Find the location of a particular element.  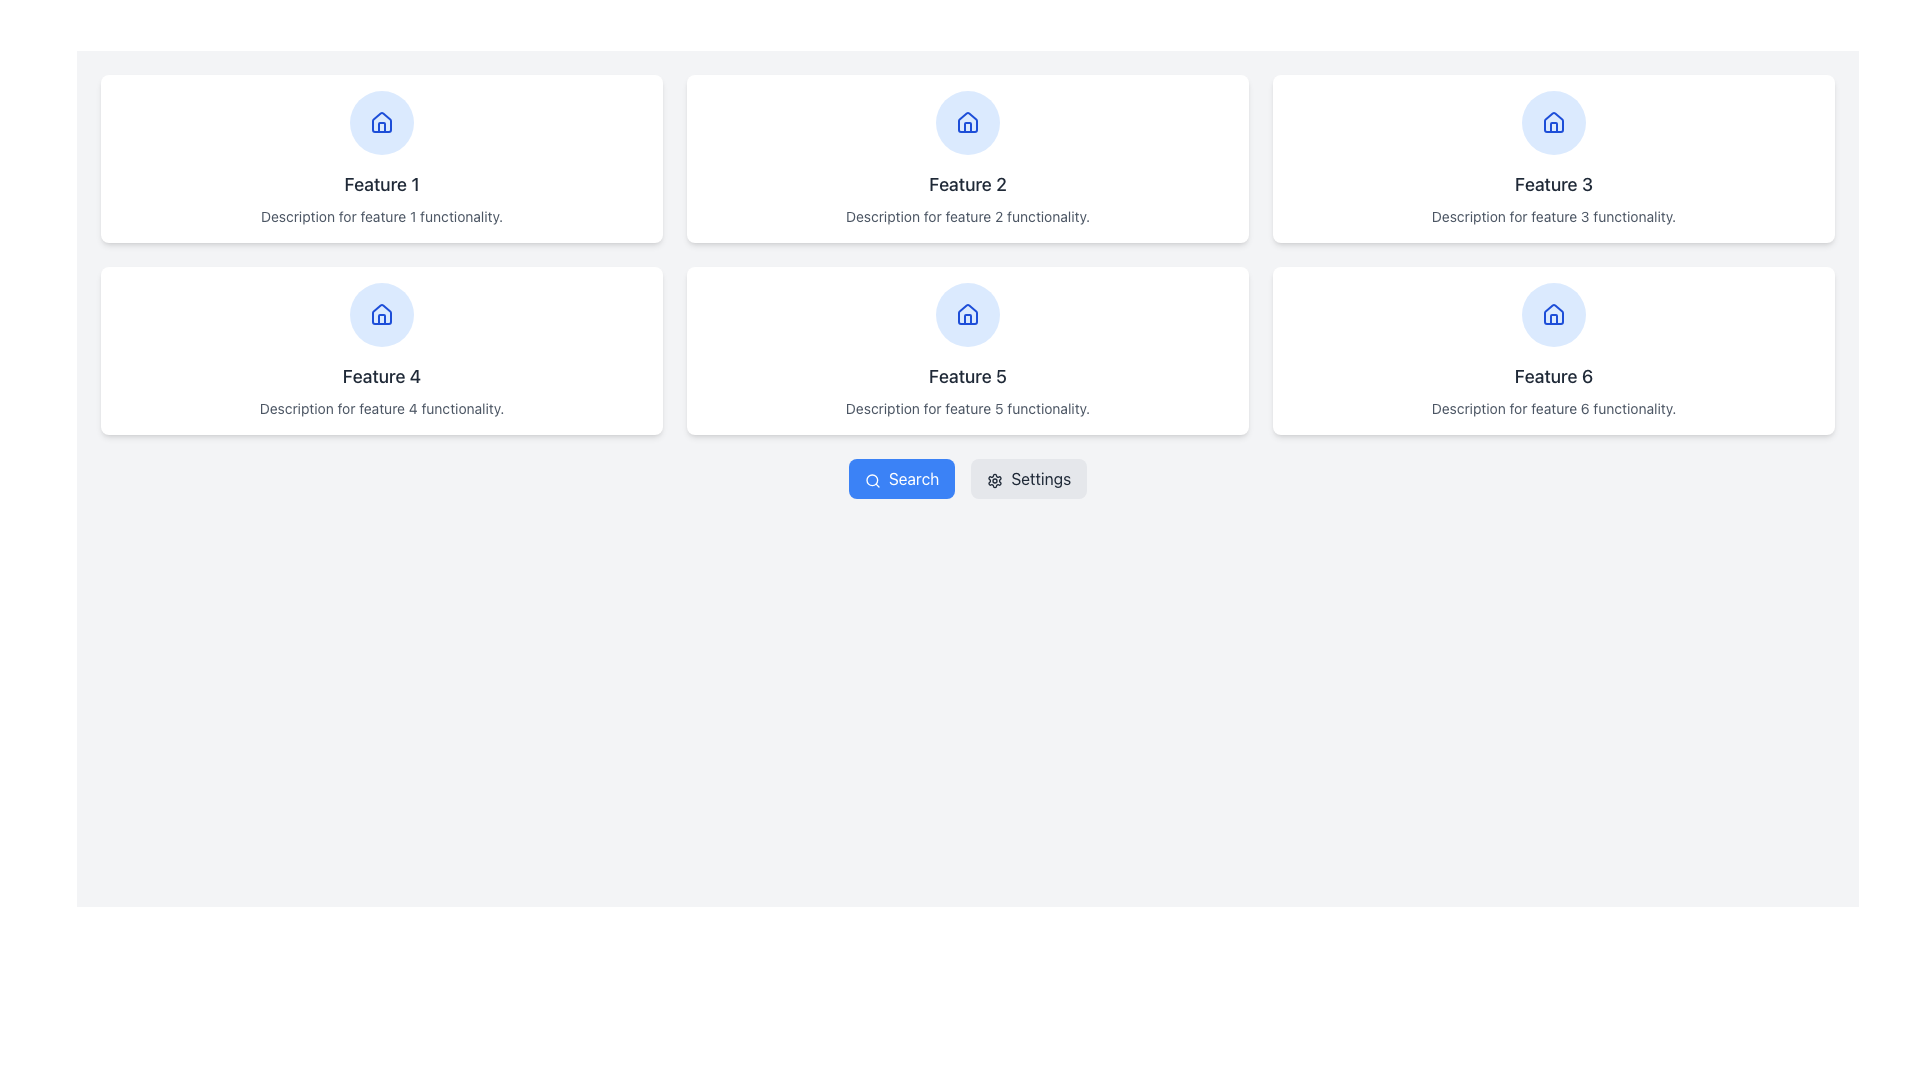

the graphical icon representing 'home' within the circular blue background located in the top-left feature panel labeled 'Feature 1' is located at coordinates (382, 123).